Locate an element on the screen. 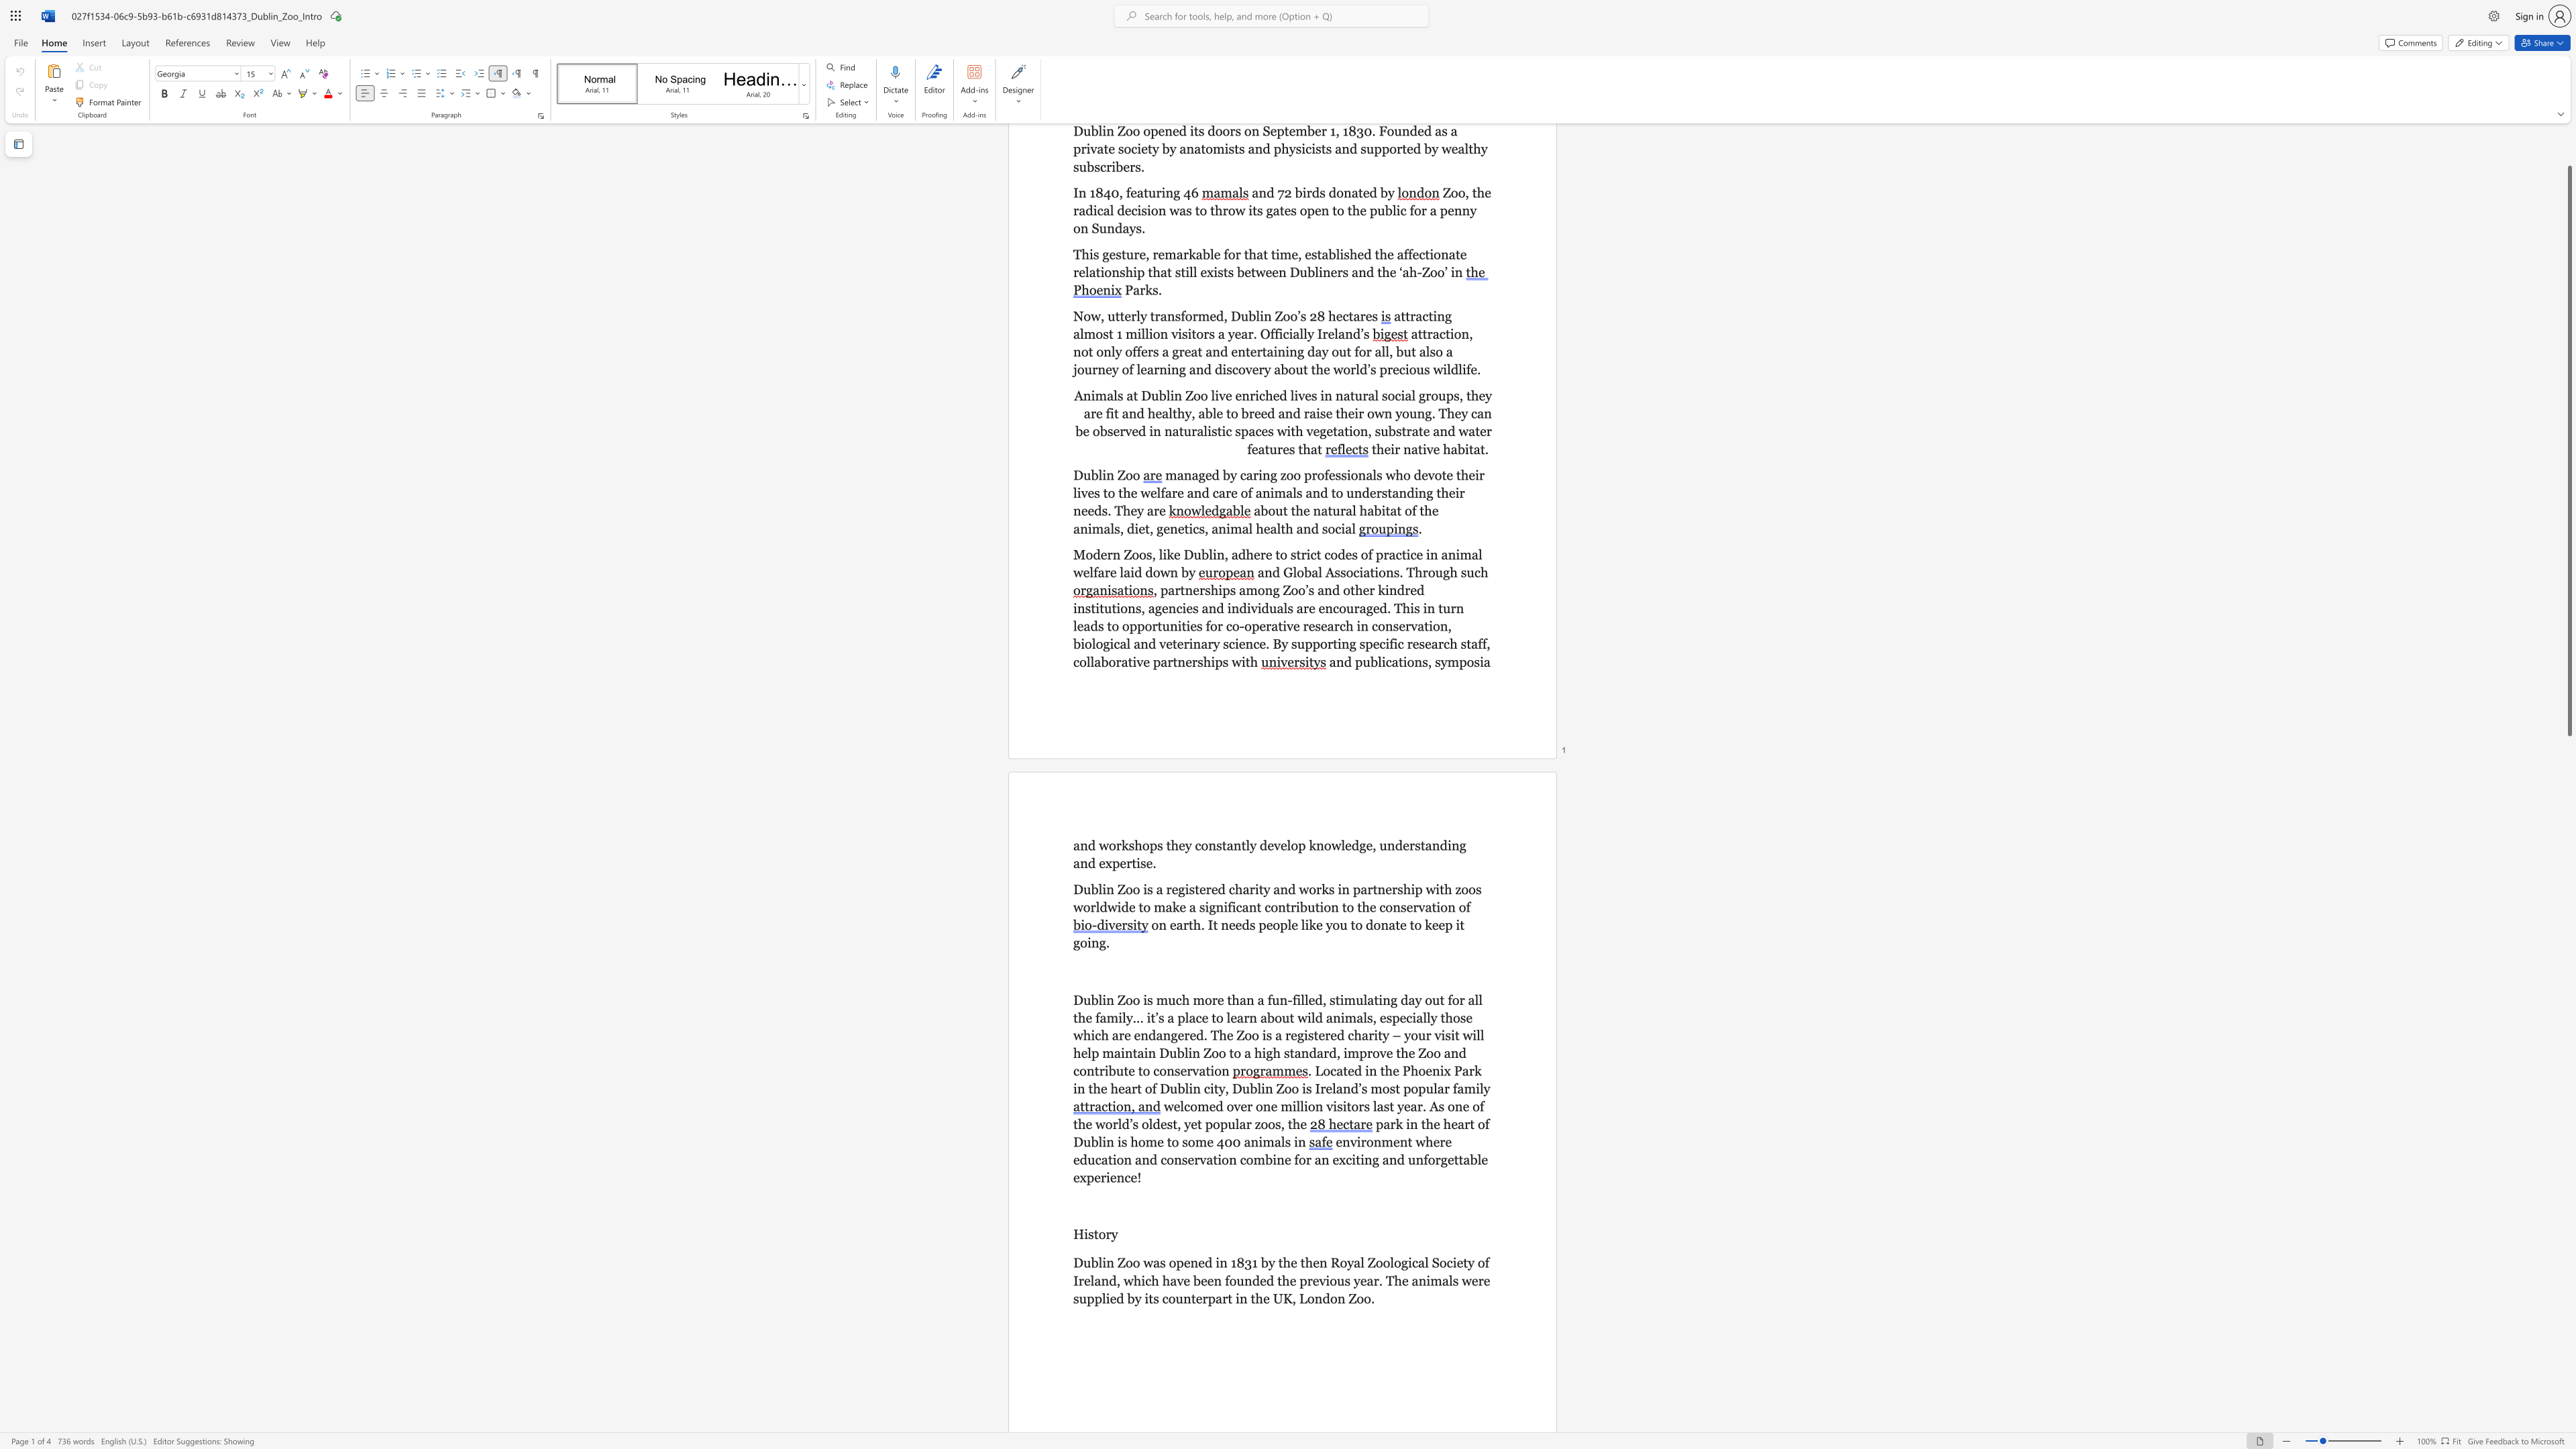 The height and width of the screenshot is (1449, 2576). the subset text "eeds. They" within the text "managed by caring zoo professionals who devote their lives to the welfare and care of animals and to understanding their needs. They are" is located at coordinates (1080, 509).